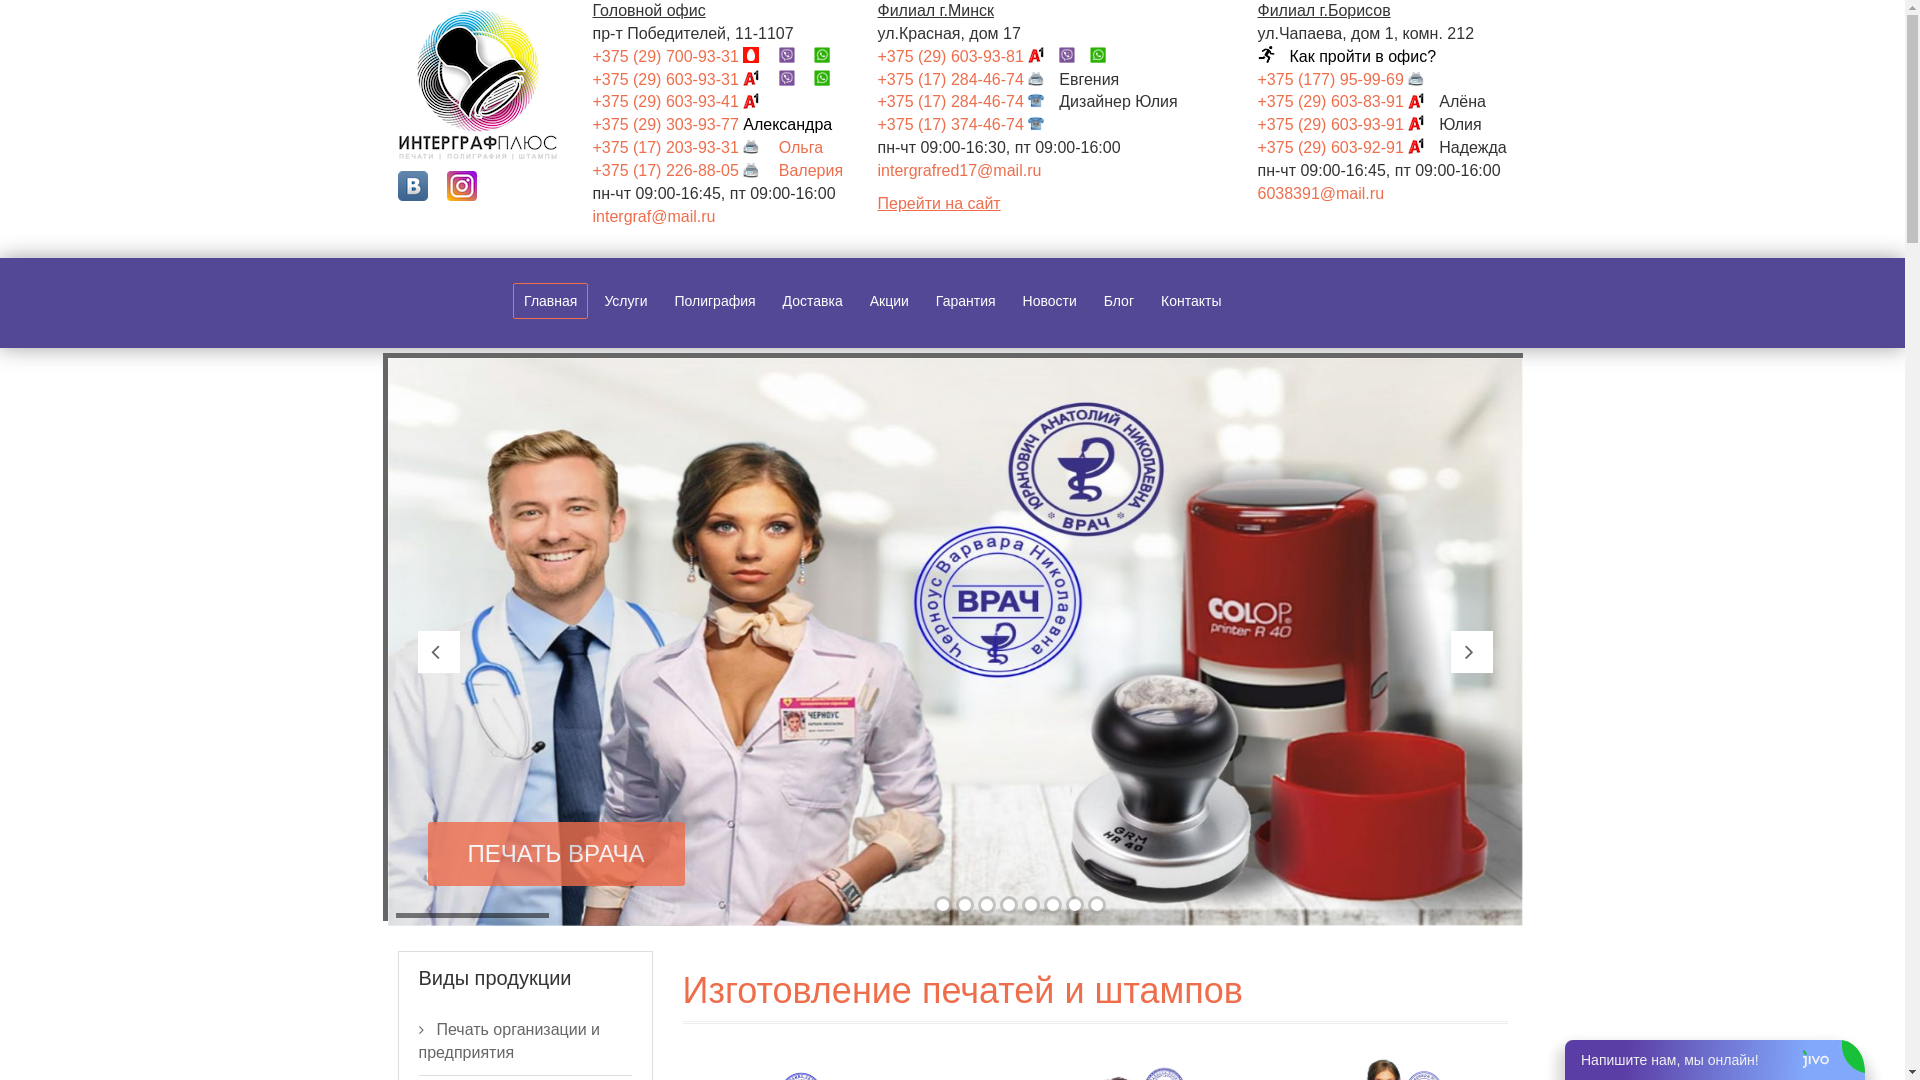 Image resolution: width=1920 pixels, height=1080 pixels. Describe the element at coordinates (969, 78) in the screenshot. I see `'+375 (17) 284-46-74 '` at that location.